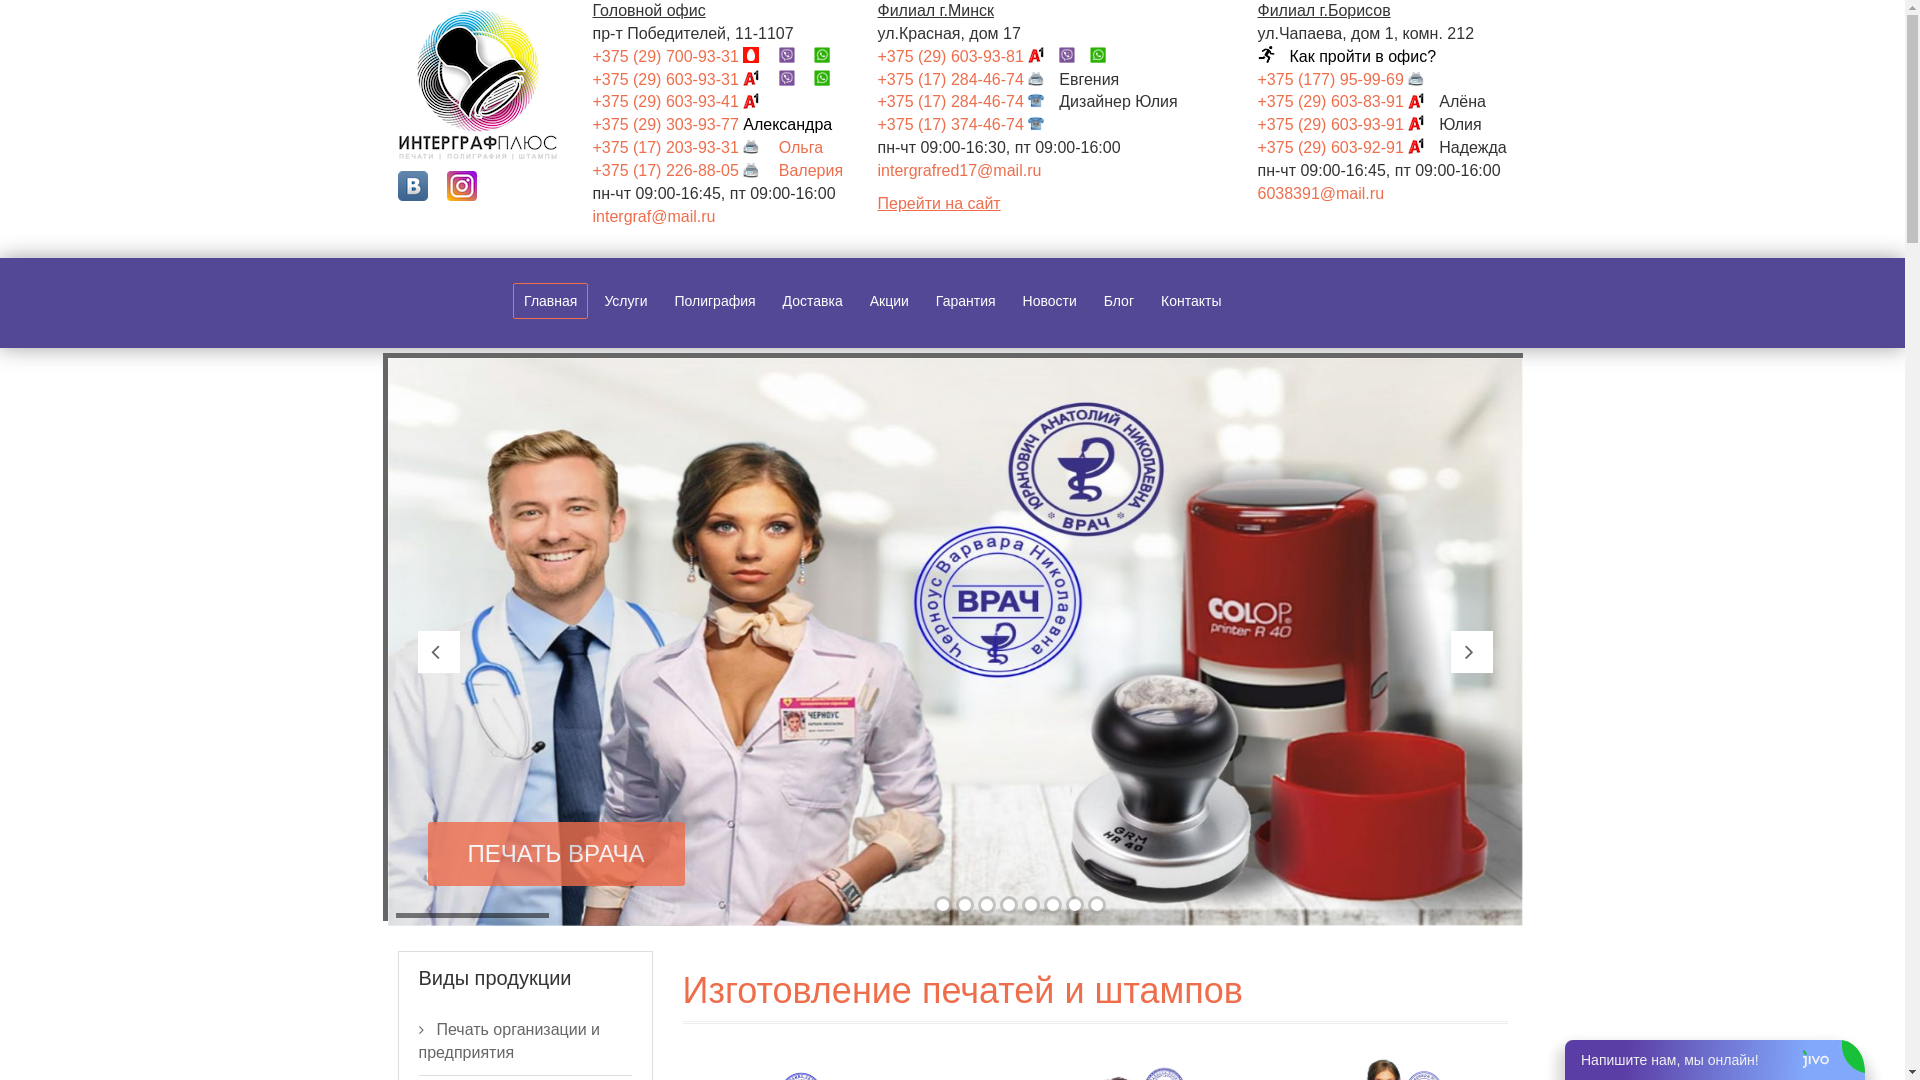 Image resolution: width=1920 pixels, height=1080 pixels. Describe the element at coordinates (969, 78) in the screenshot. I see `'+375 (17) 284-46-74 '` at that location.